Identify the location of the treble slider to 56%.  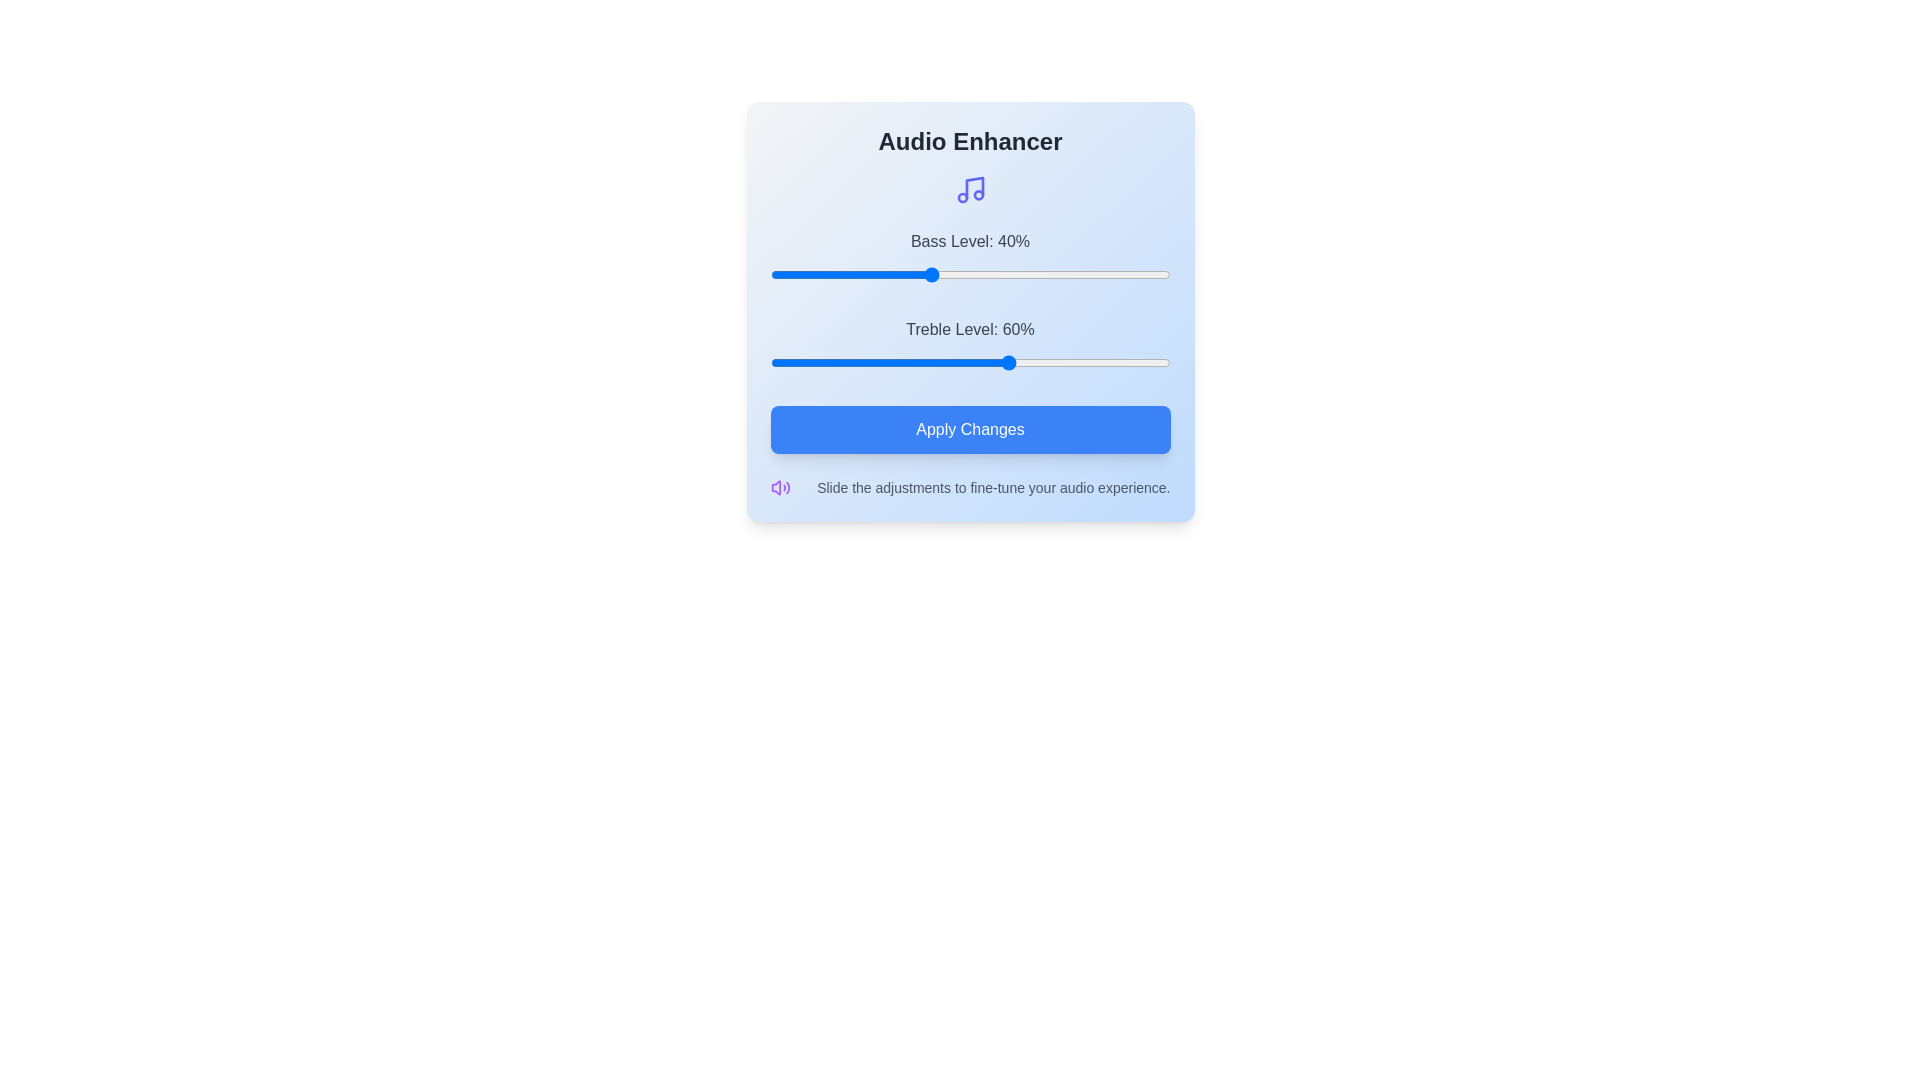
(994, 362).